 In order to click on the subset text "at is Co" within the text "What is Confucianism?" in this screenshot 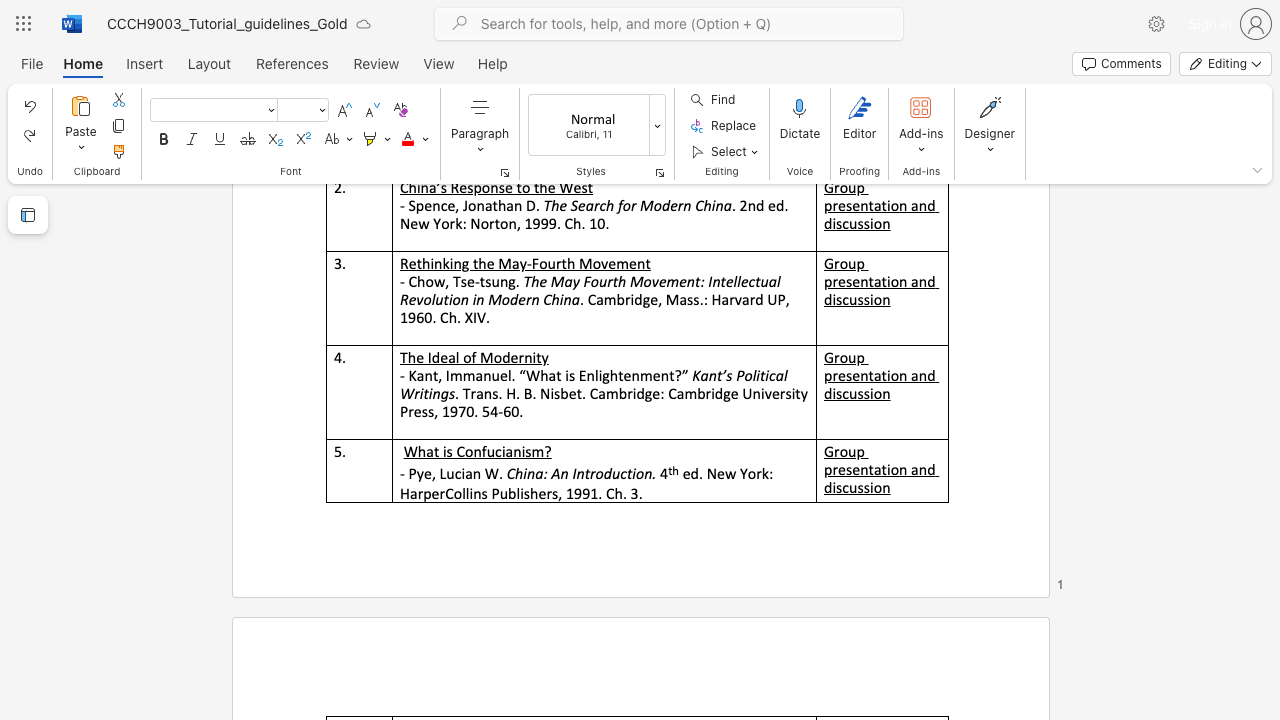, I will do `click(425, 451)`.